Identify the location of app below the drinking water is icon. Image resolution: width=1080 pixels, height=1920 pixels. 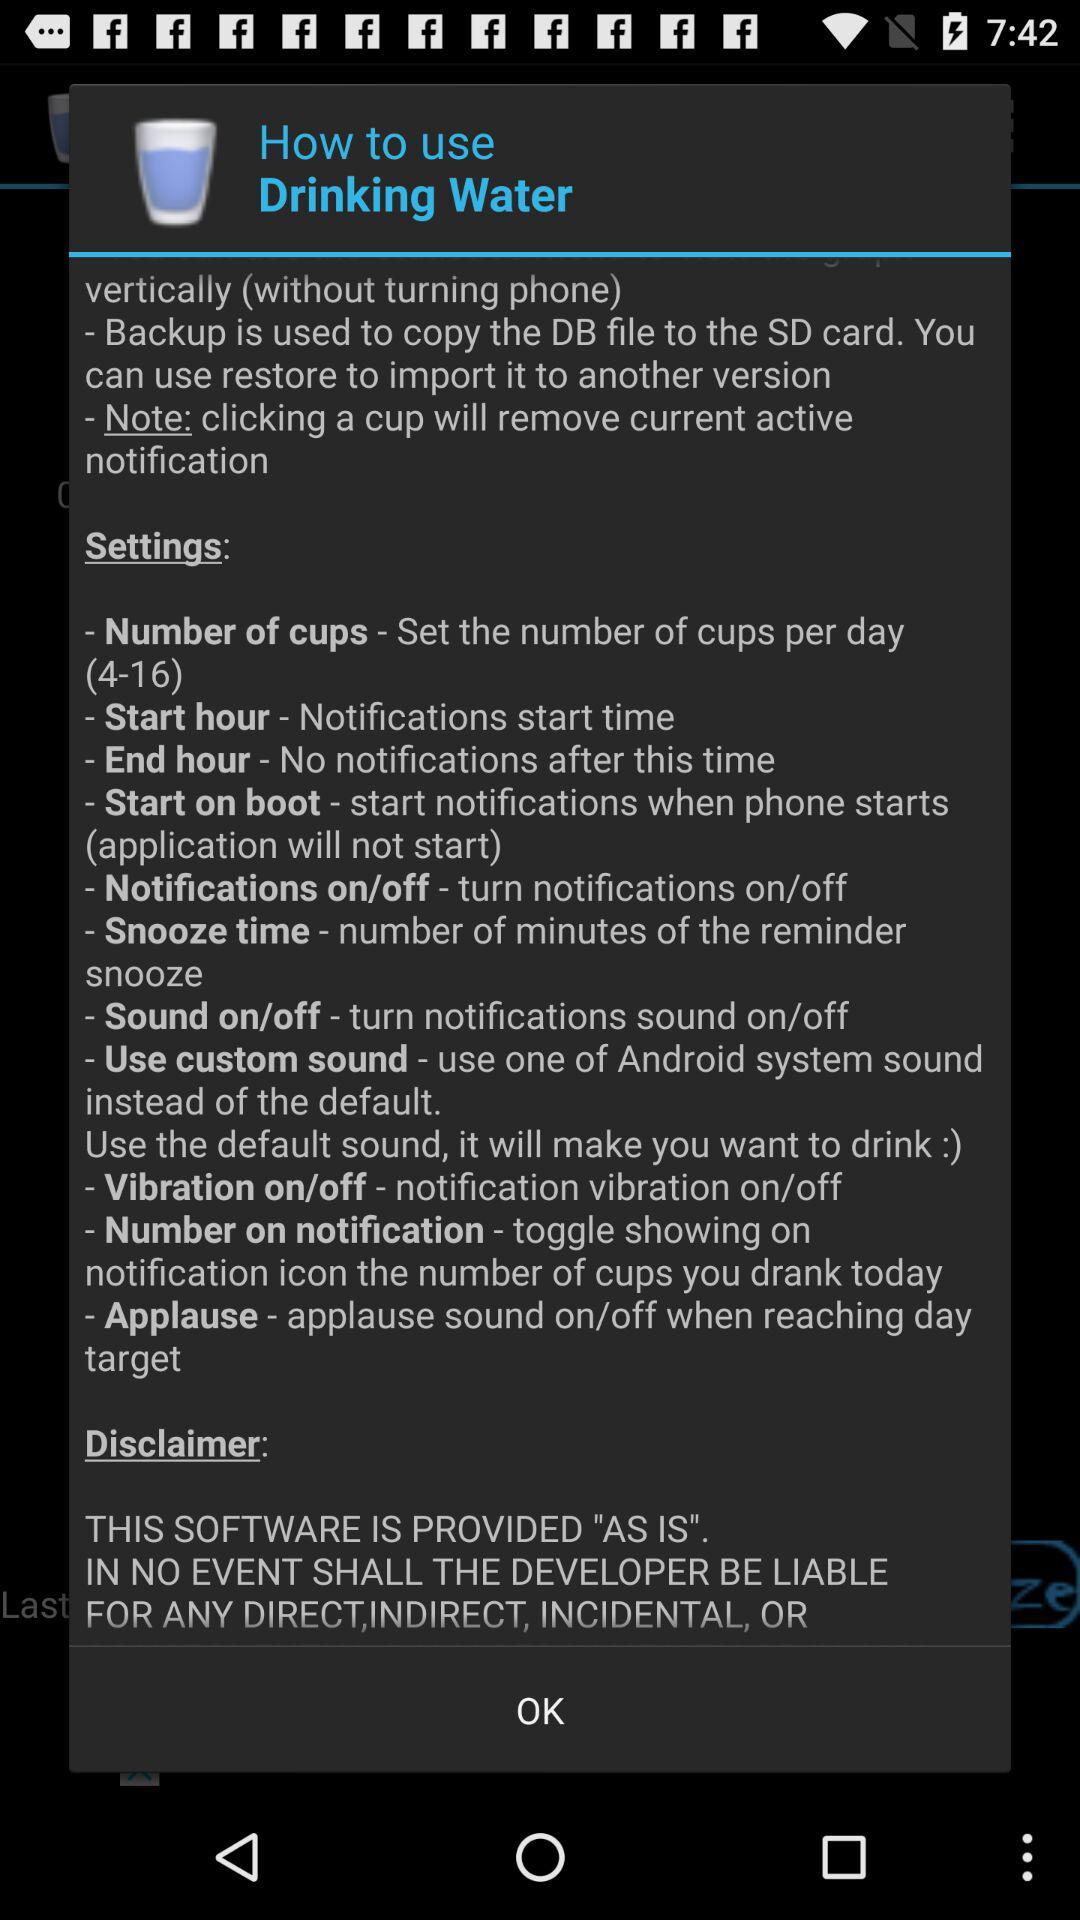
(540, 1708).